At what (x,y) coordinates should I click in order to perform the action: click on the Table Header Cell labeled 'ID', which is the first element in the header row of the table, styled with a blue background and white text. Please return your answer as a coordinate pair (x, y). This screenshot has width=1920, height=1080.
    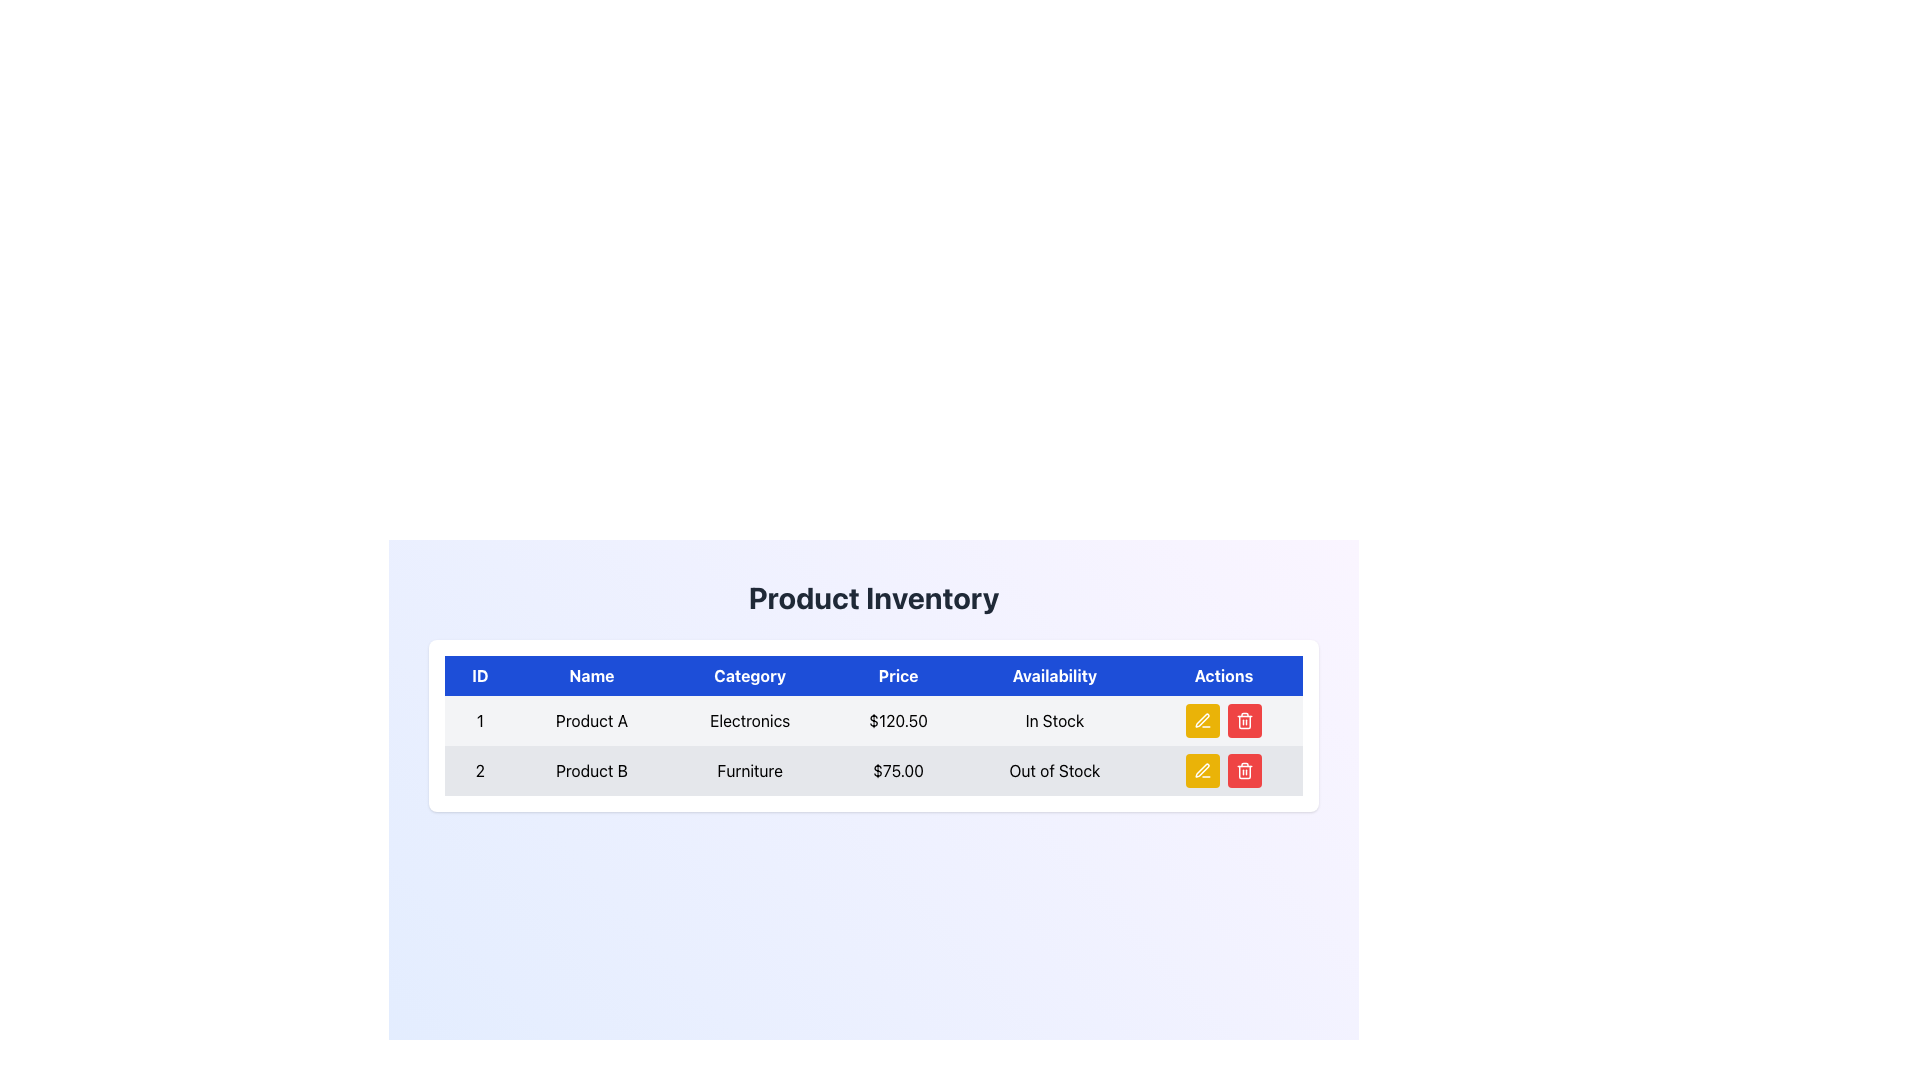
    Looking at the image, I should click on (480, 675).